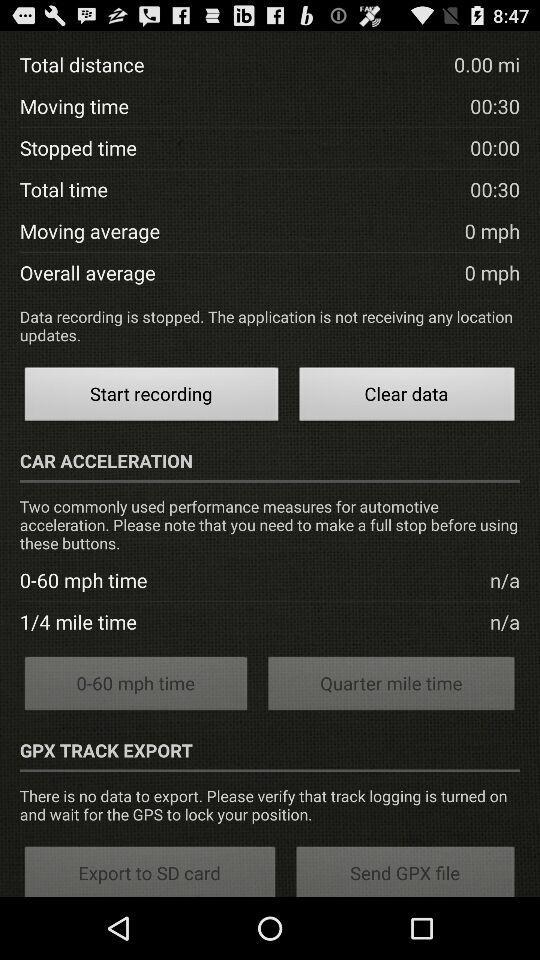 The image size is (540, 960). What do you see at coordinates (405, 869) in the screenshot?
I see `send gpx file button` at bounding box center [405, 869].